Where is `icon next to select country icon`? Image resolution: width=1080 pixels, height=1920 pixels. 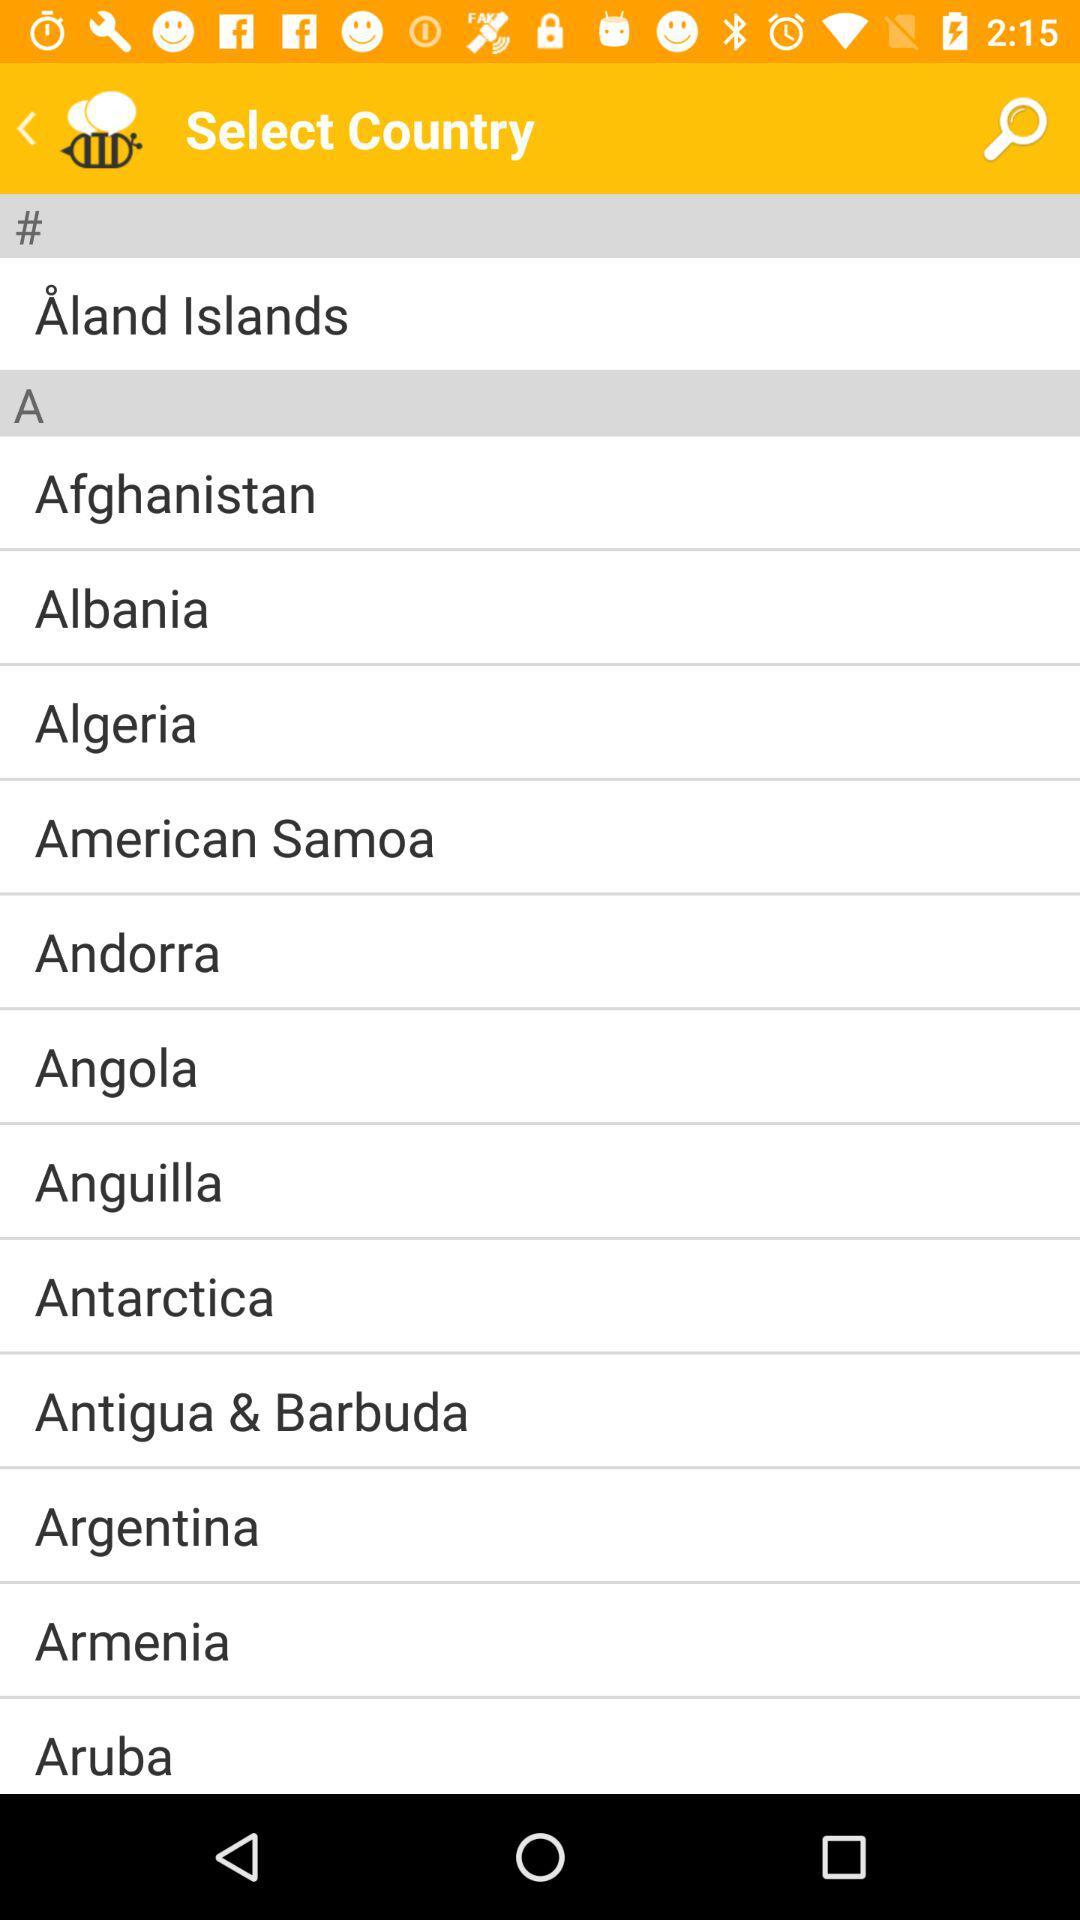
icon next to select country icon is located at coordinates (1014, 127).